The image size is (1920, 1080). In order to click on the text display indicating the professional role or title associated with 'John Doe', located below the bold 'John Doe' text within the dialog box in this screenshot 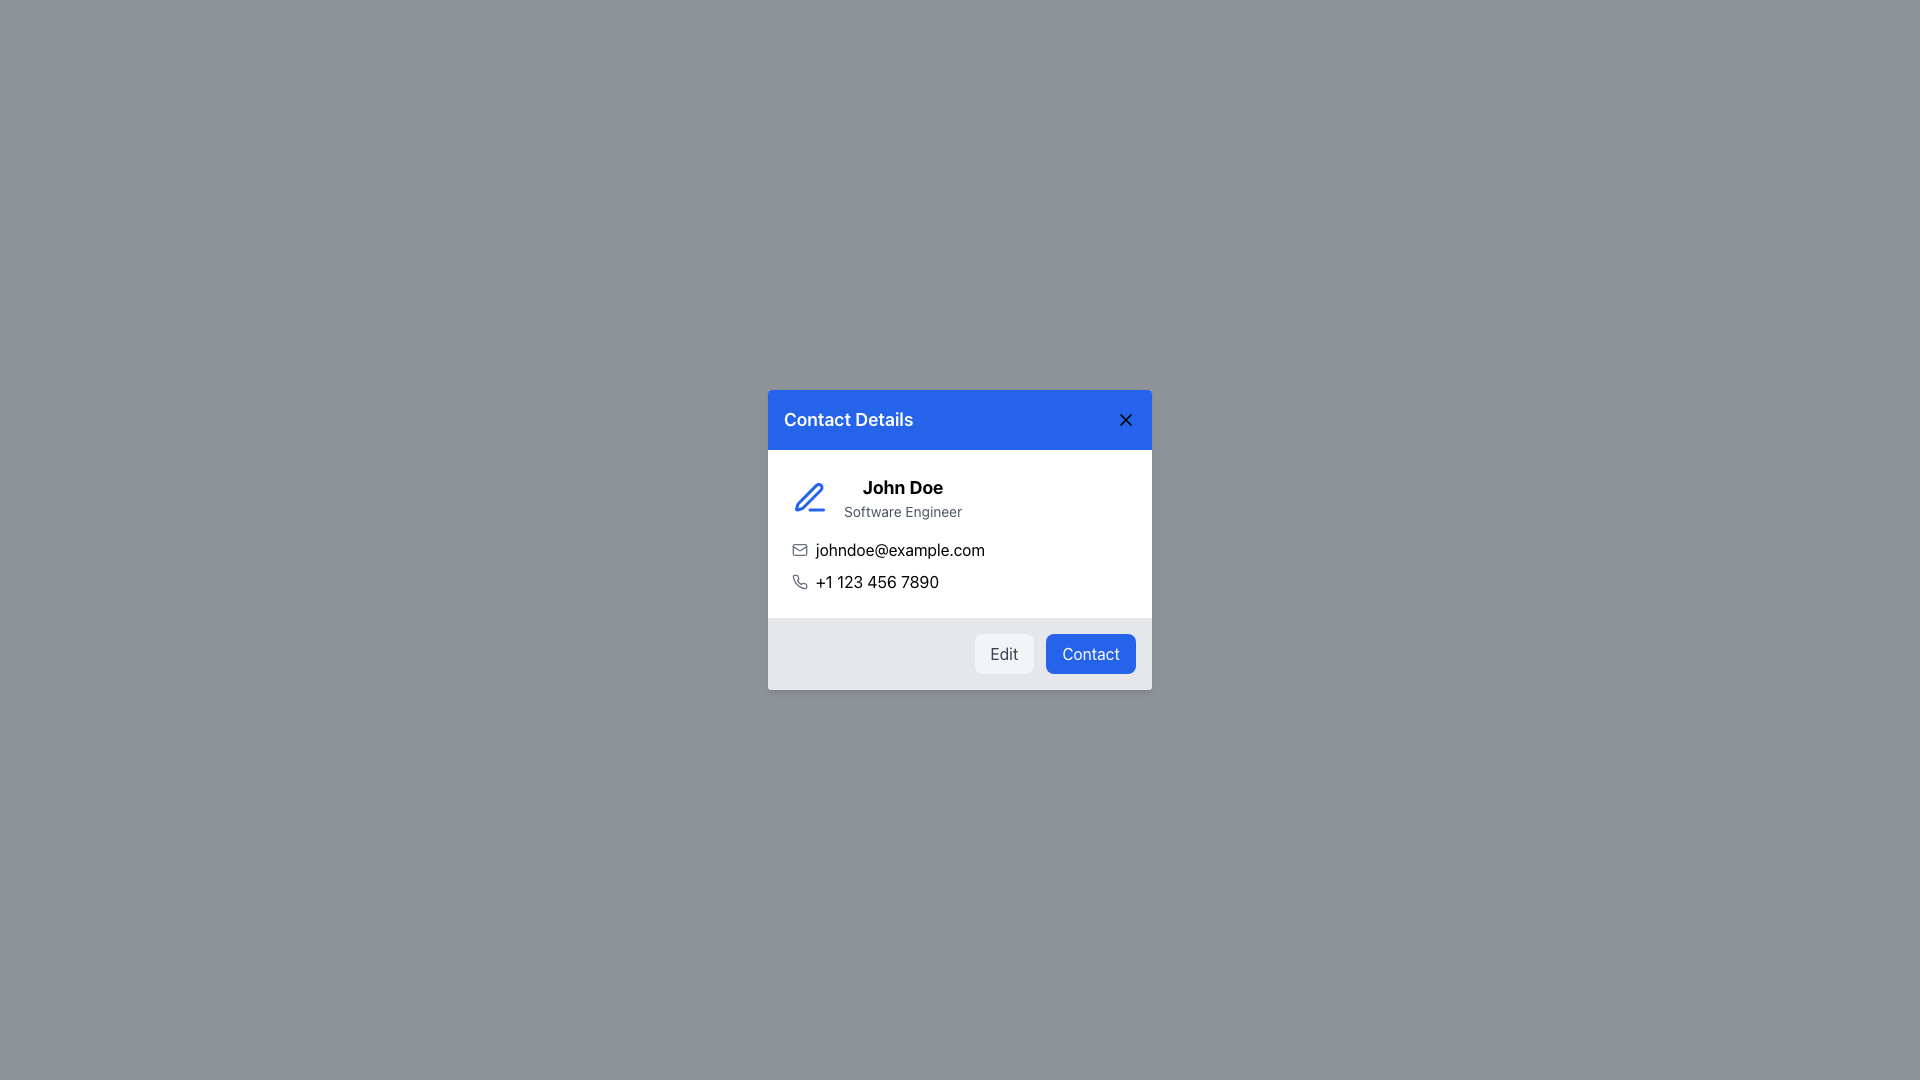, I will do `click(902, 511)`.